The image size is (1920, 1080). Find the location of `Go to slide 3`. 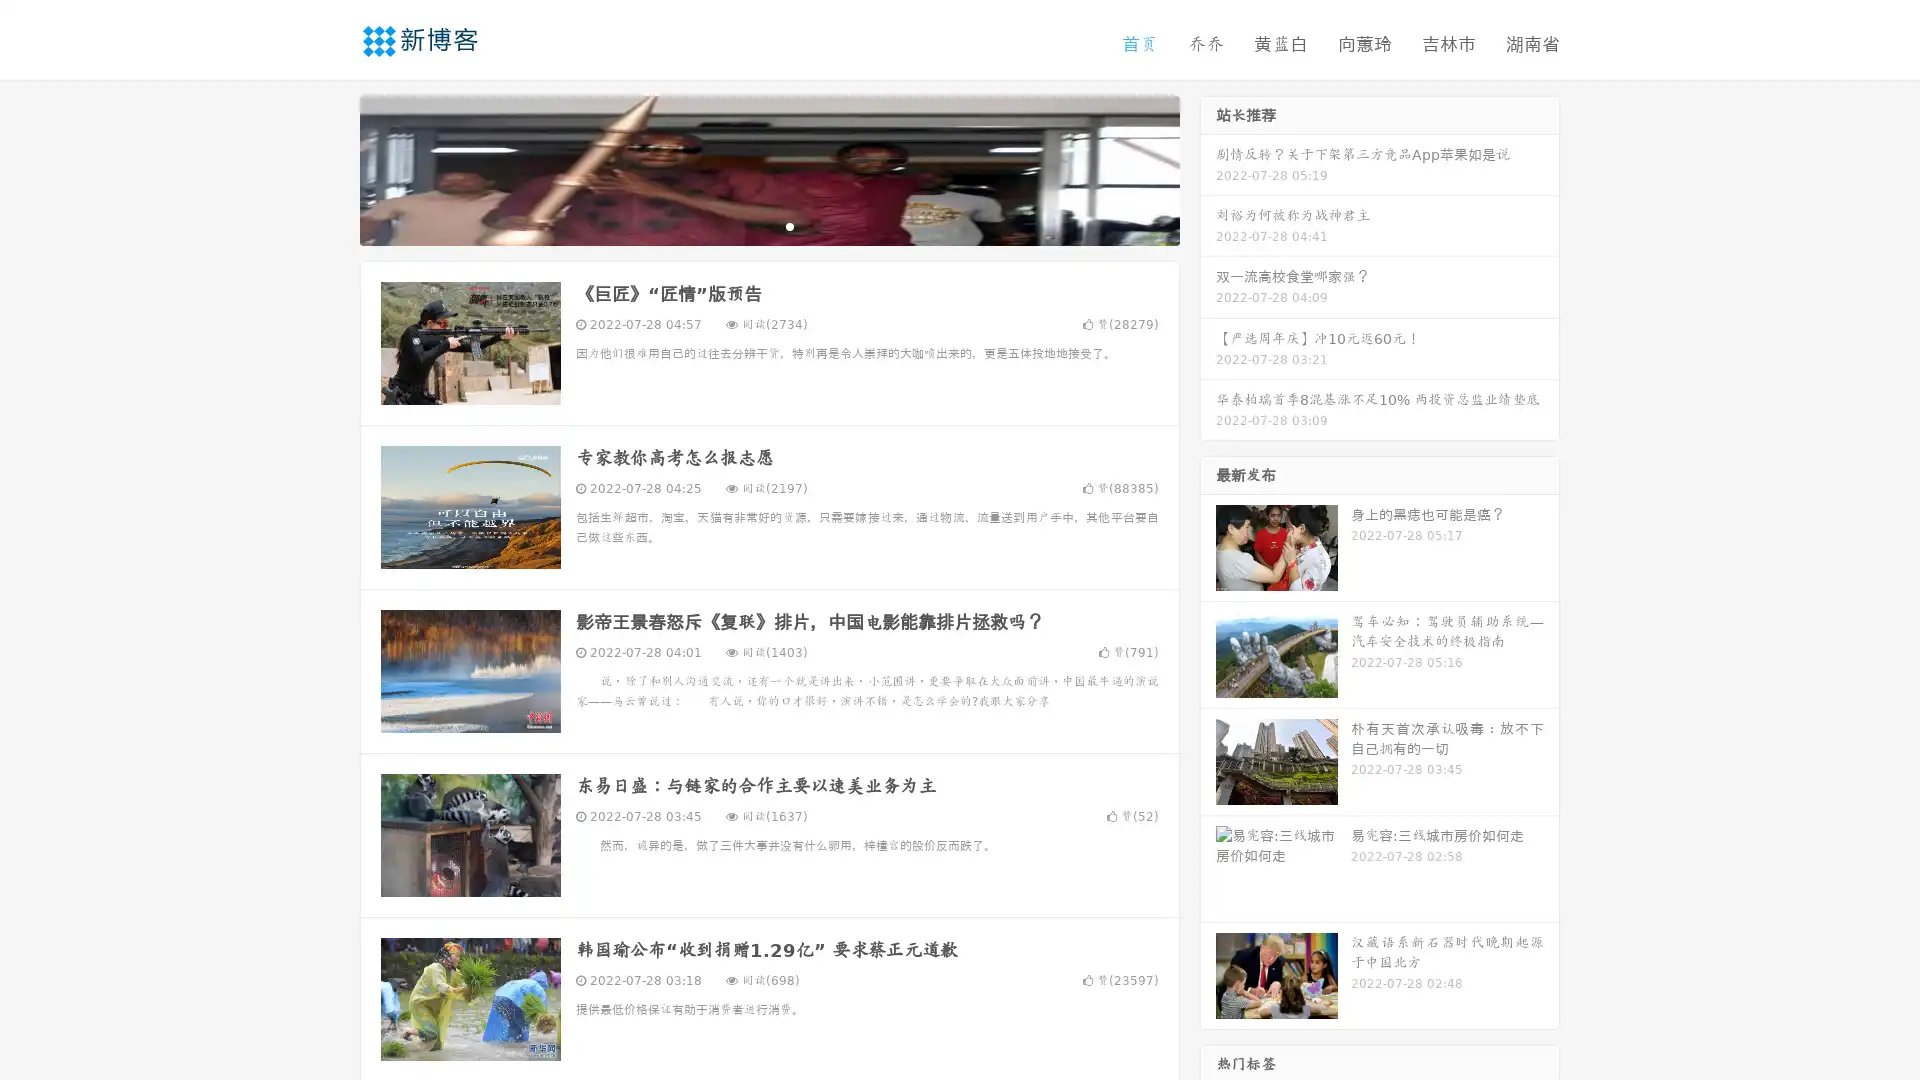

Go to slide 3 is located at coordinates (789, 225).